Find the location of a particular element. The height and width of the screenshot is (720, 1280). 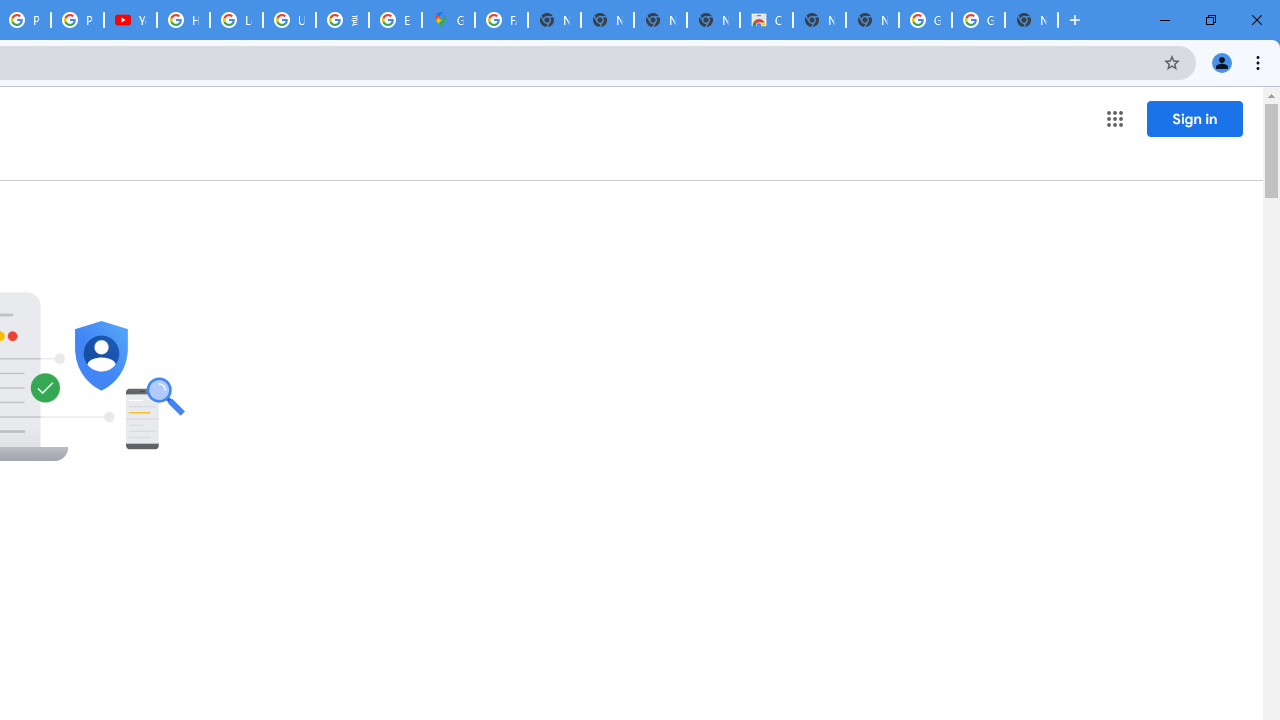

'How Chrome protects your passwords - Google Chrome Help' is located at coordinates (183, 20).